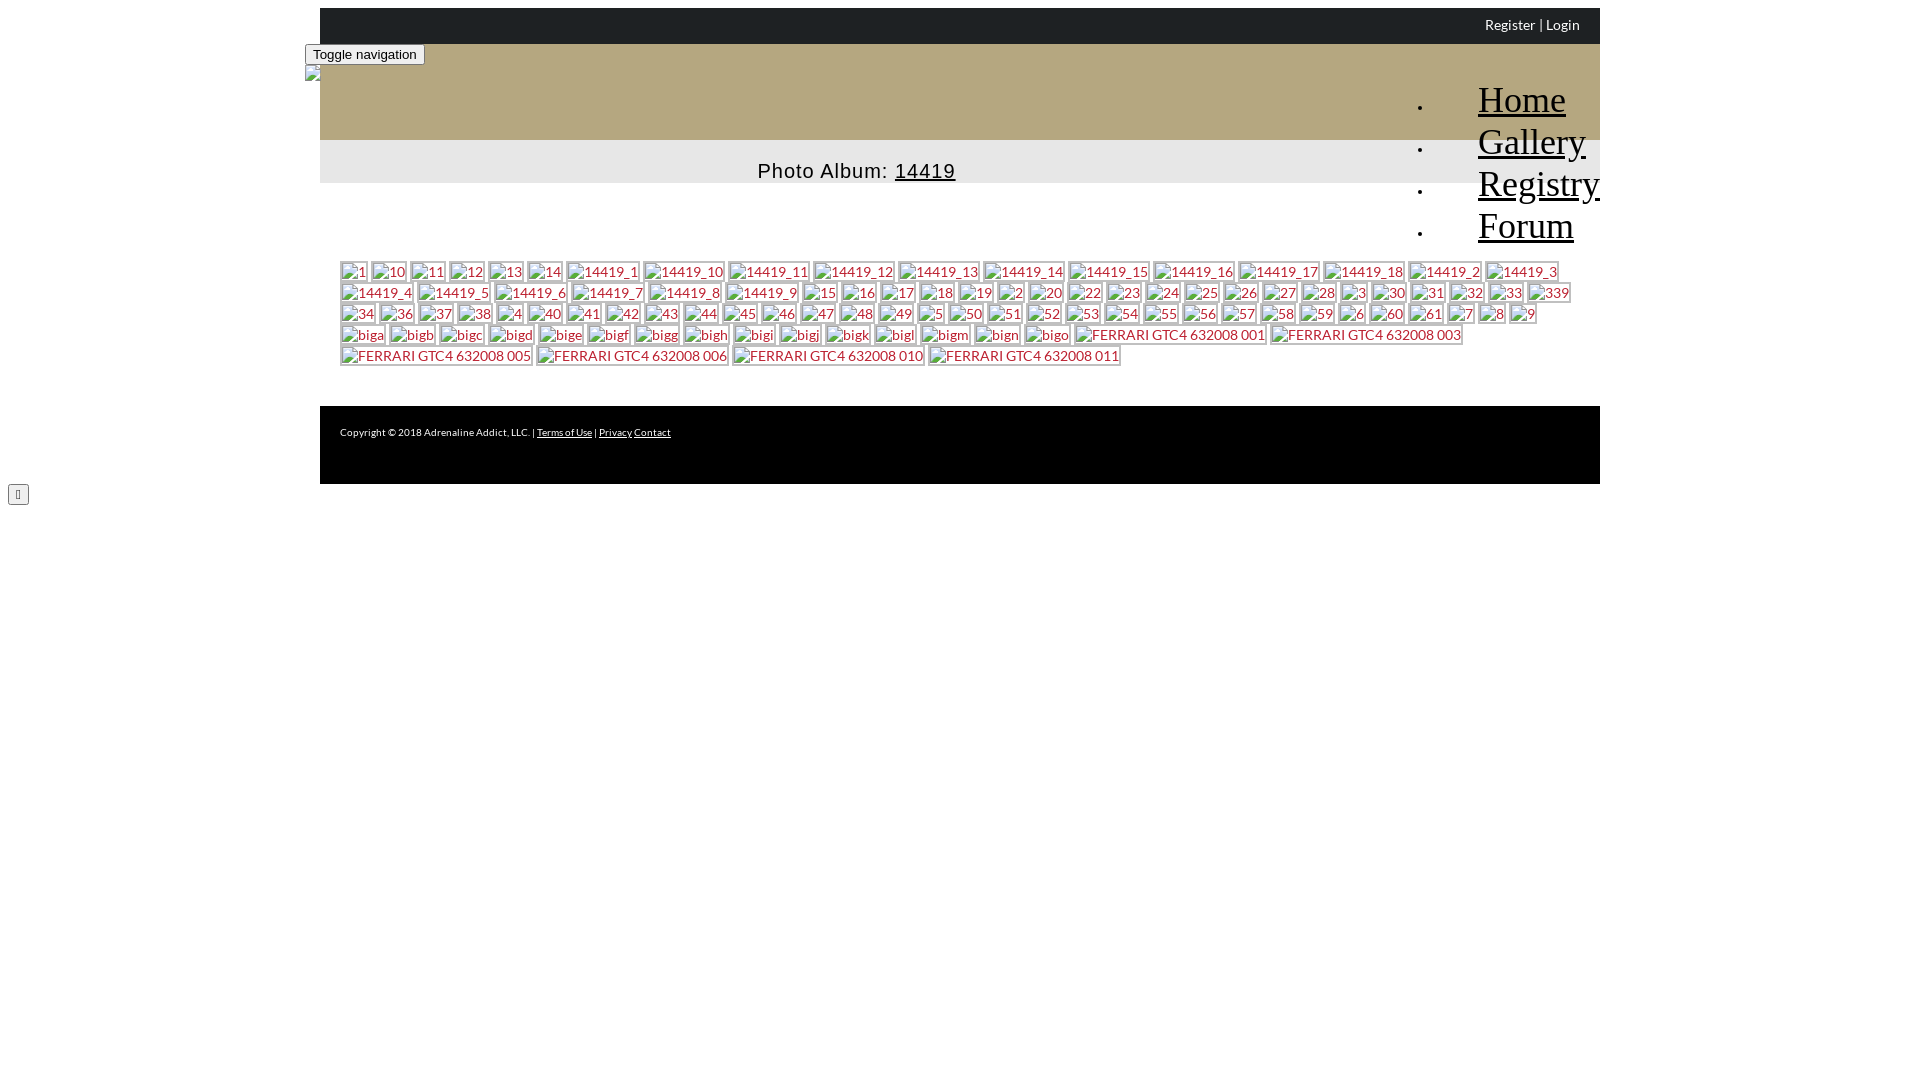  What do you see at coordinates (531, 292) in the screenshot?
I see `'14419_6 (click to enlarge)'` at bounding box center [531, 292].